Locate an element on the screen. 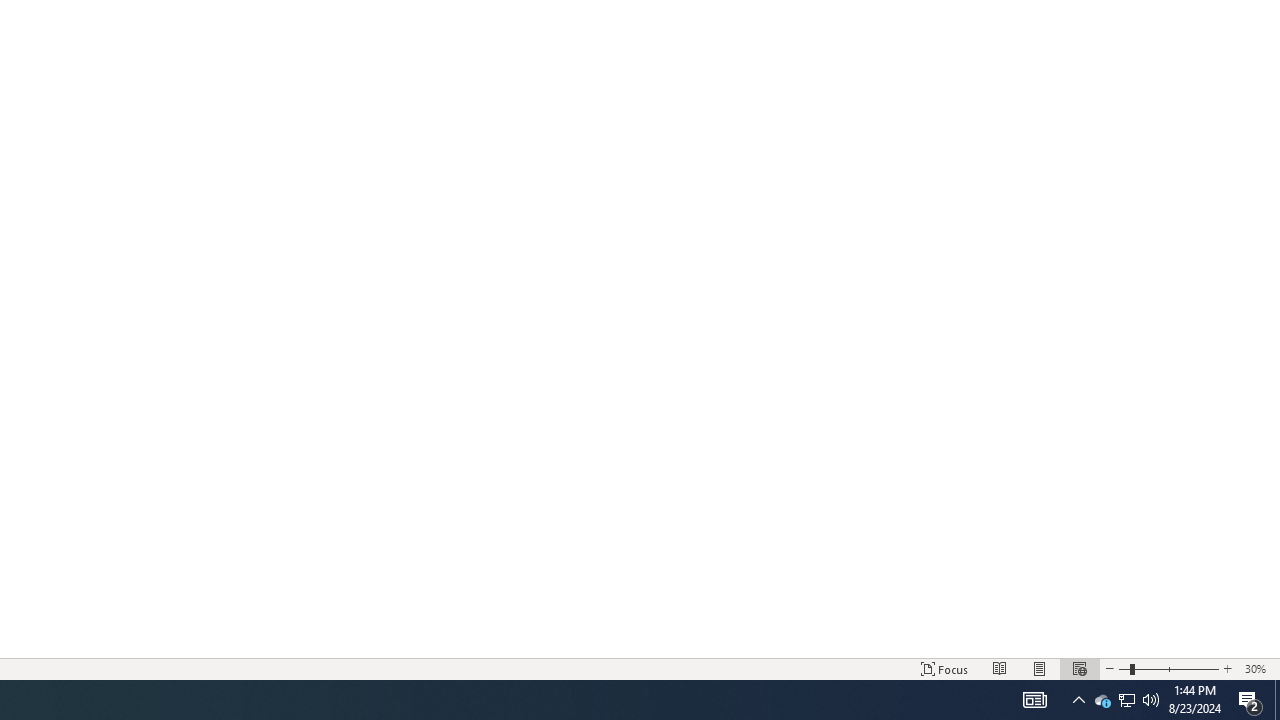  'Read Mode' is located at coordinates (1000, 669).